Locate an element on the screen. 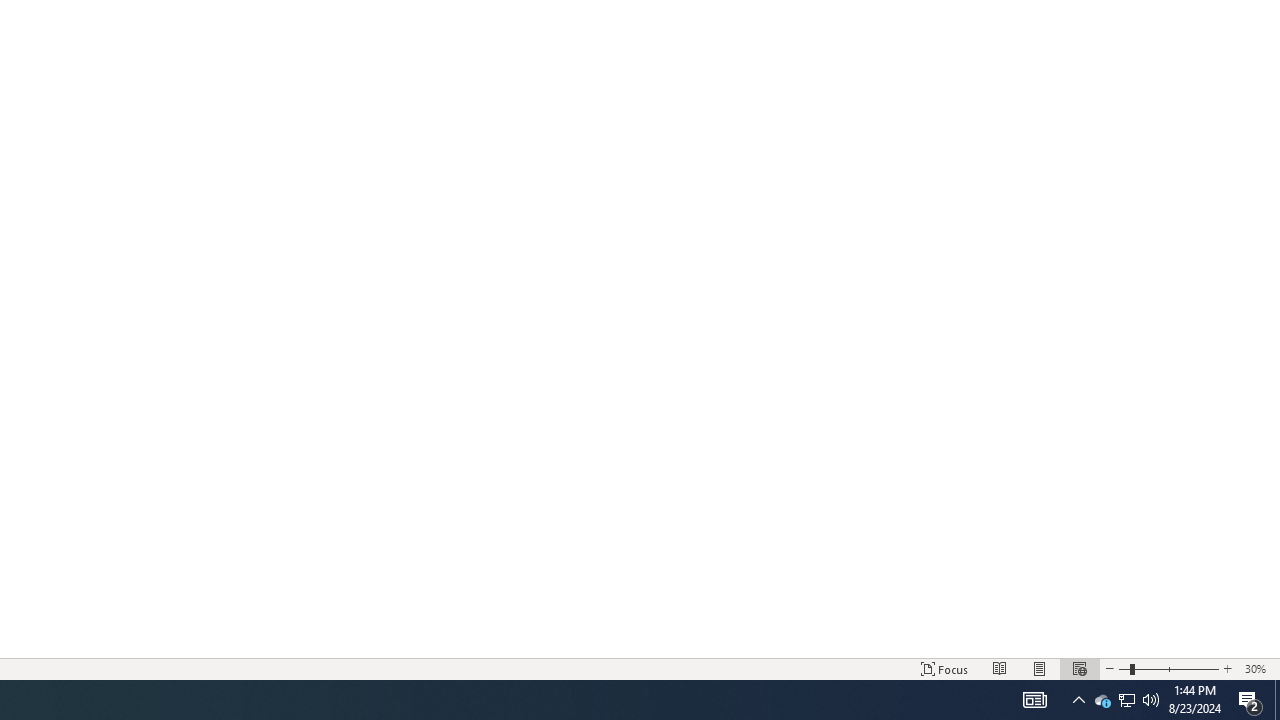  'Read Mode' is located at coordinates (1000, 669).